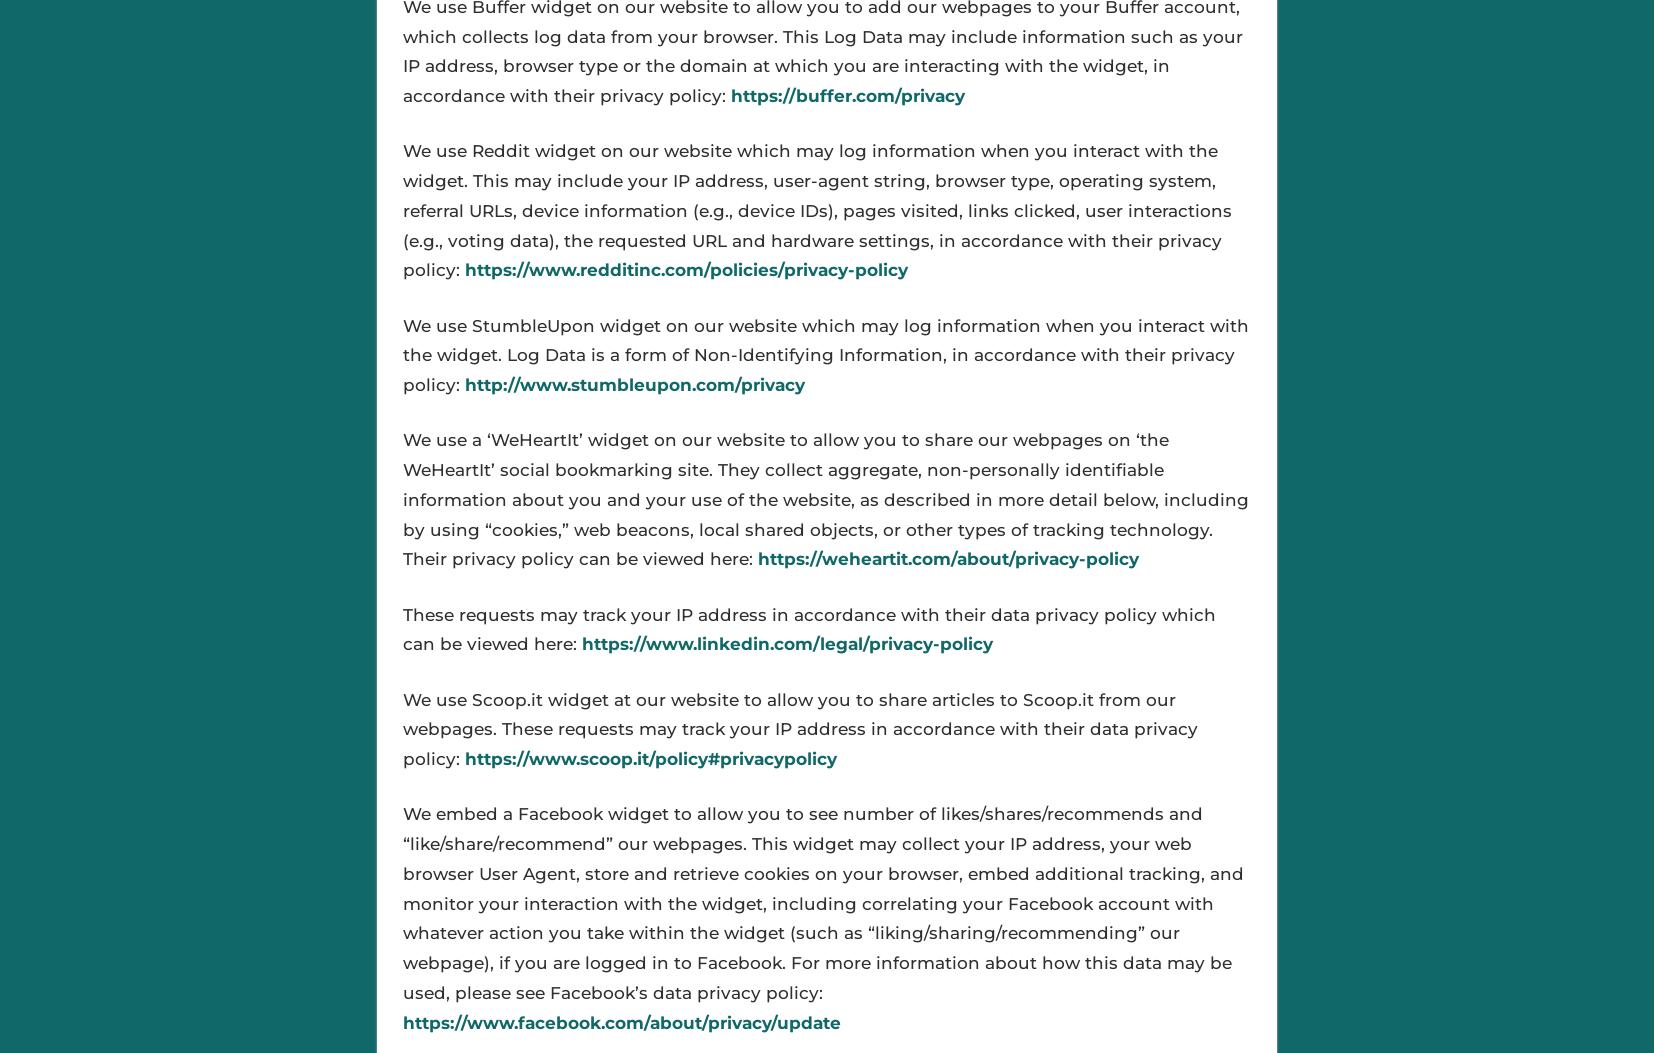 The width and height of the screenshot is (1654, 1053). Describe the element at coordinates (581, 643) in the screenshot. I see `'https://www.linkedin.com/legal/privacy-policy'` at that location.